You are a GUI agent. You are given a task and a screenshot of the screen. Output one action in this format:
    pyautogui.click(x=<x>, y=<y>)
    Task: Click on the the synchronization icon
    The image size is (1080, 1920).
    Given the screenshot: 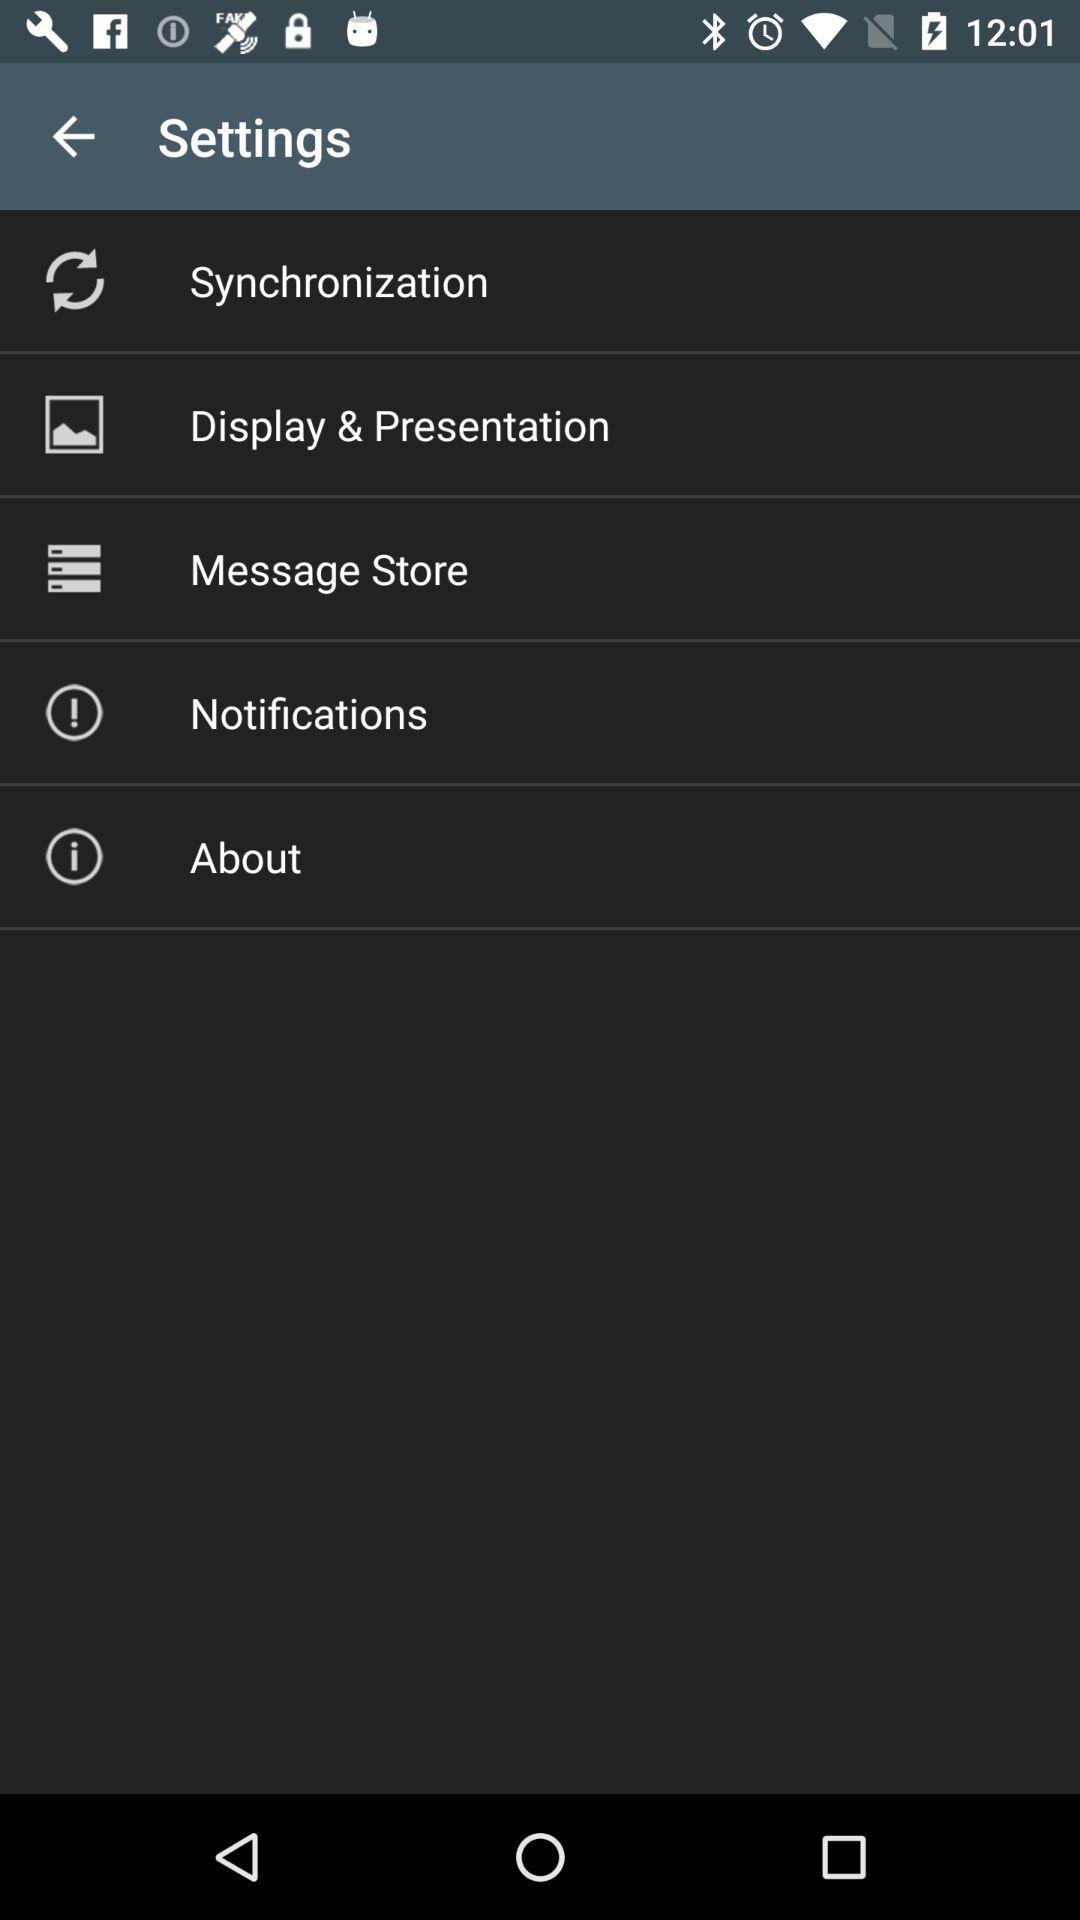 What is the action you would take?
    pyautogui.click(x=338, y=279)
    